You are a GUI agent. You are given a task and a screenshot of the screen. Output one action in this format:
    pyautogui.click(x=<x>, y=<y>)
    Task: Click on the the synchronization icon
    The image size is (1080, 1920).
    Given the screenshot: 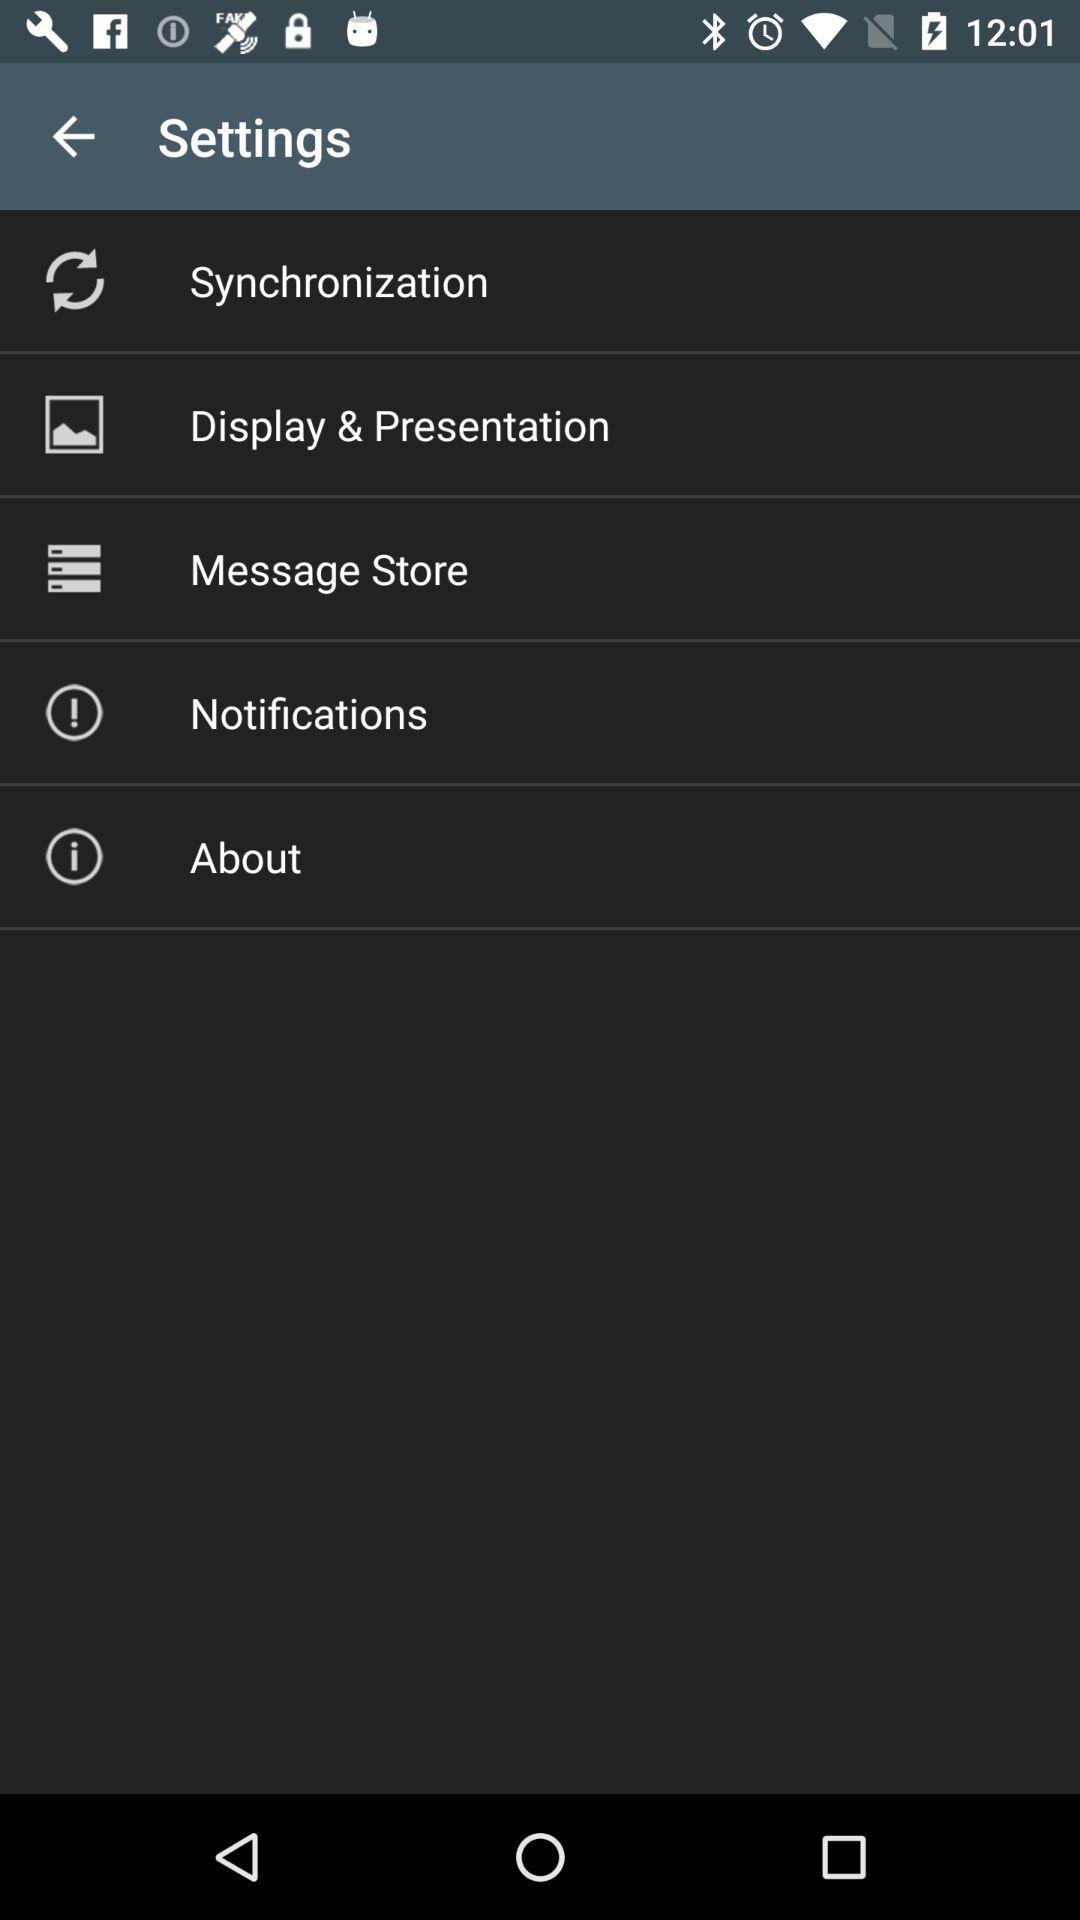 What is the action you would take?
    pyautogui.click(x=338, y=279)
    